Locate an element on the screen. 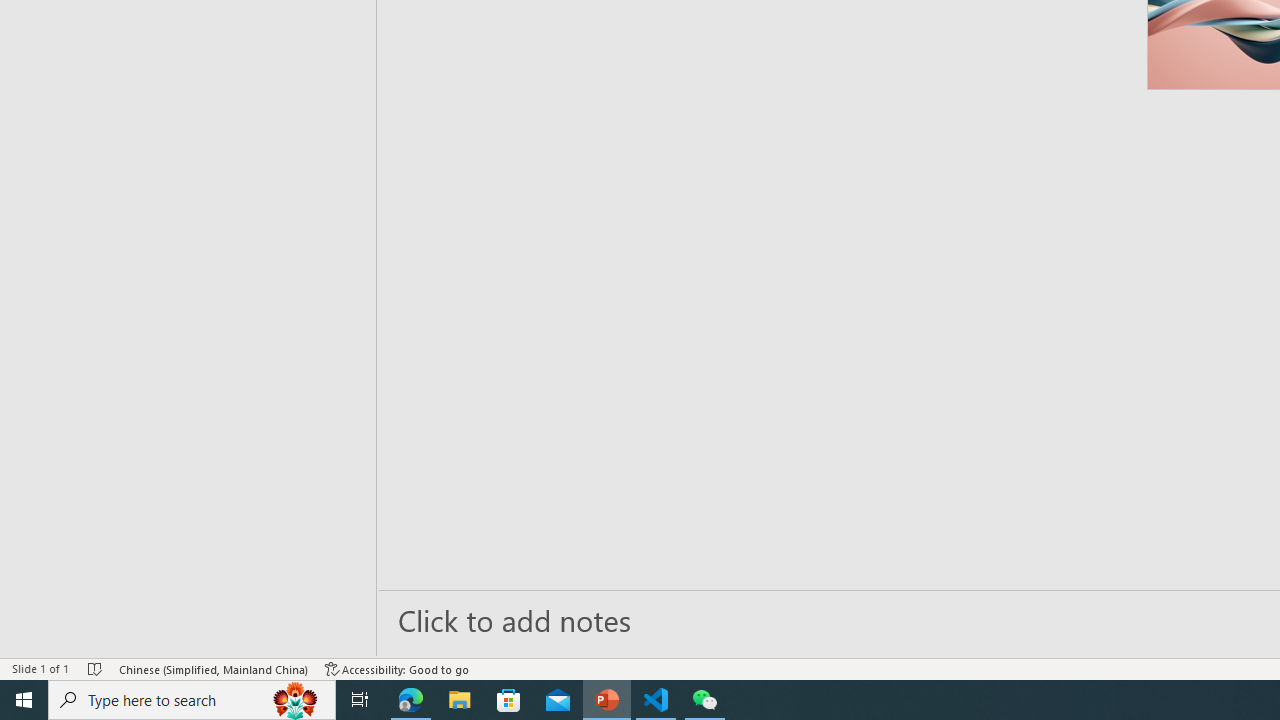 The height and width of the screenshot is (720, 1280). 'Accessibility Checker Accessibility: Good to go' is located at coordinates (397, 669).